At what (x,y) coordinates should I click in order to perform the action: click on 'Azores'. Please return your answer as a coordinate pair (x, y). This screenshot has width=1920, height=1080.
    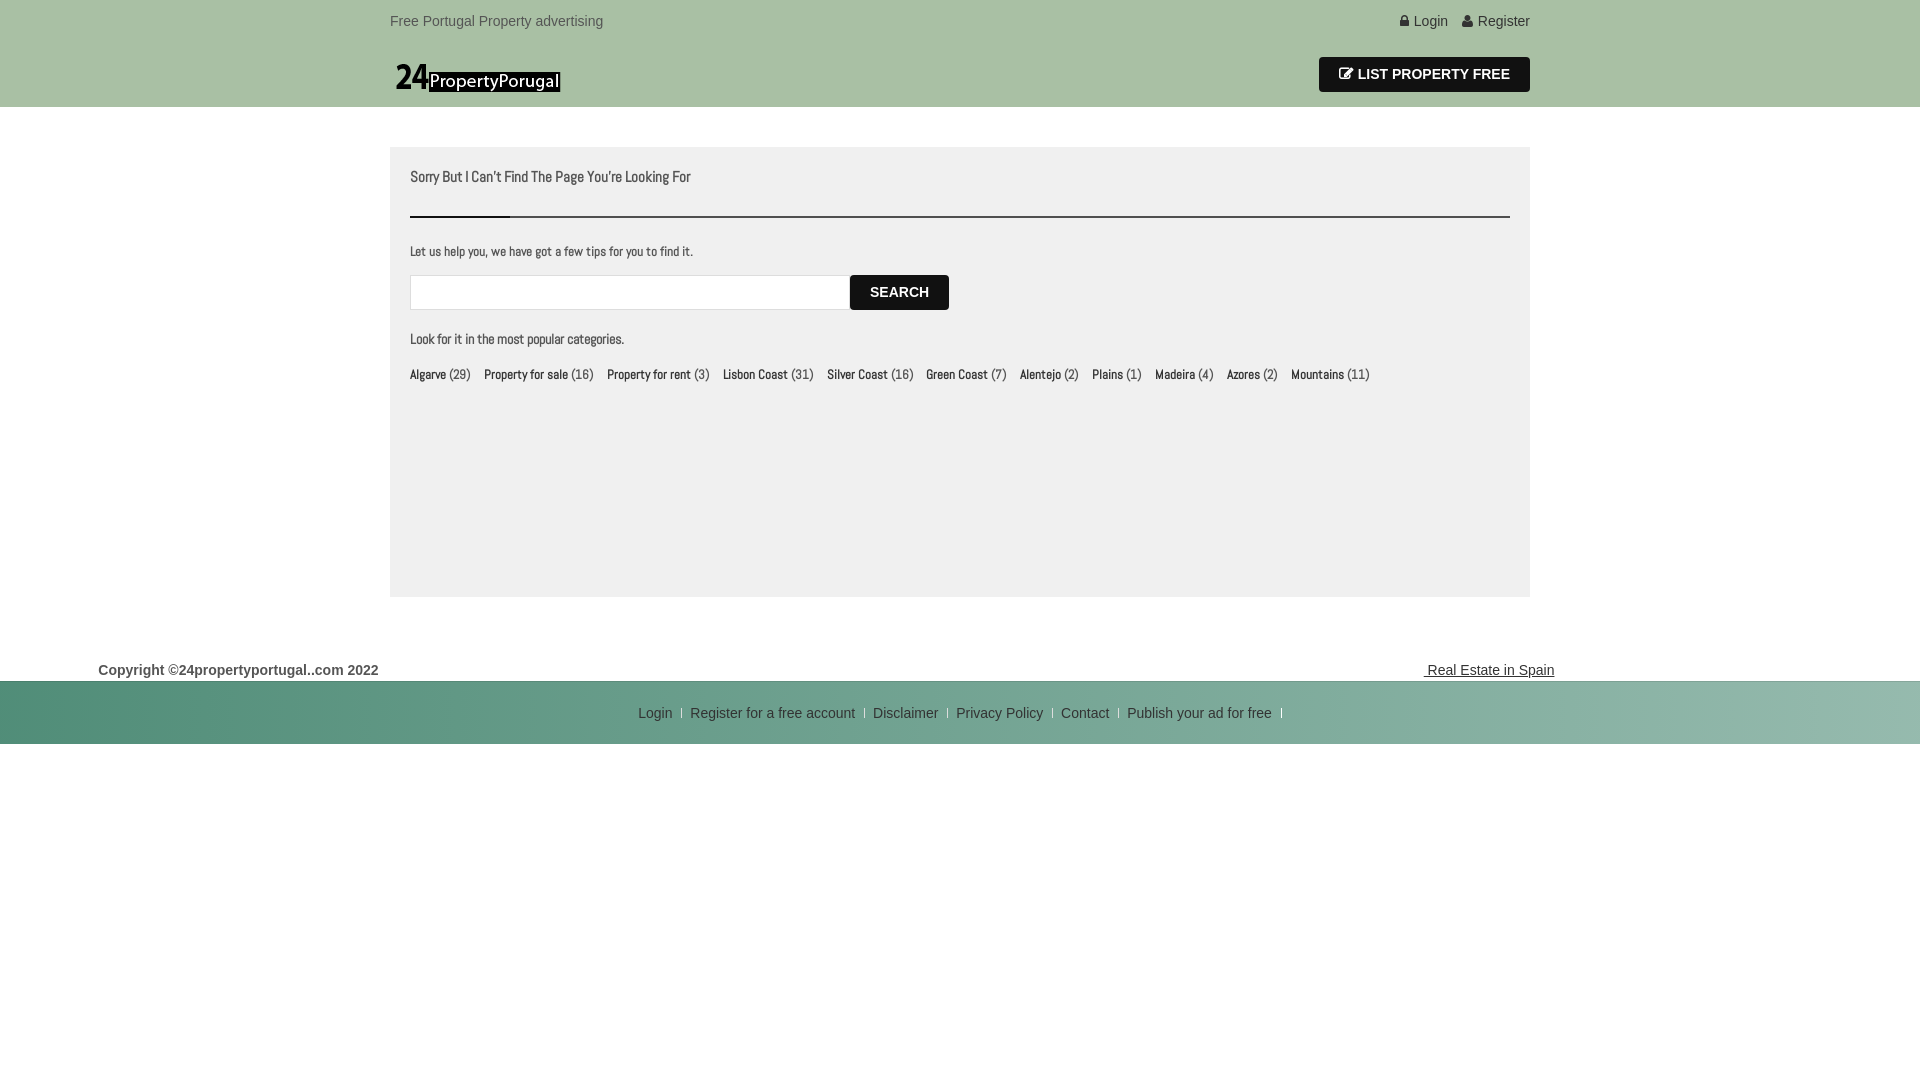
    Looking at the image, I should click on (1242, 374).